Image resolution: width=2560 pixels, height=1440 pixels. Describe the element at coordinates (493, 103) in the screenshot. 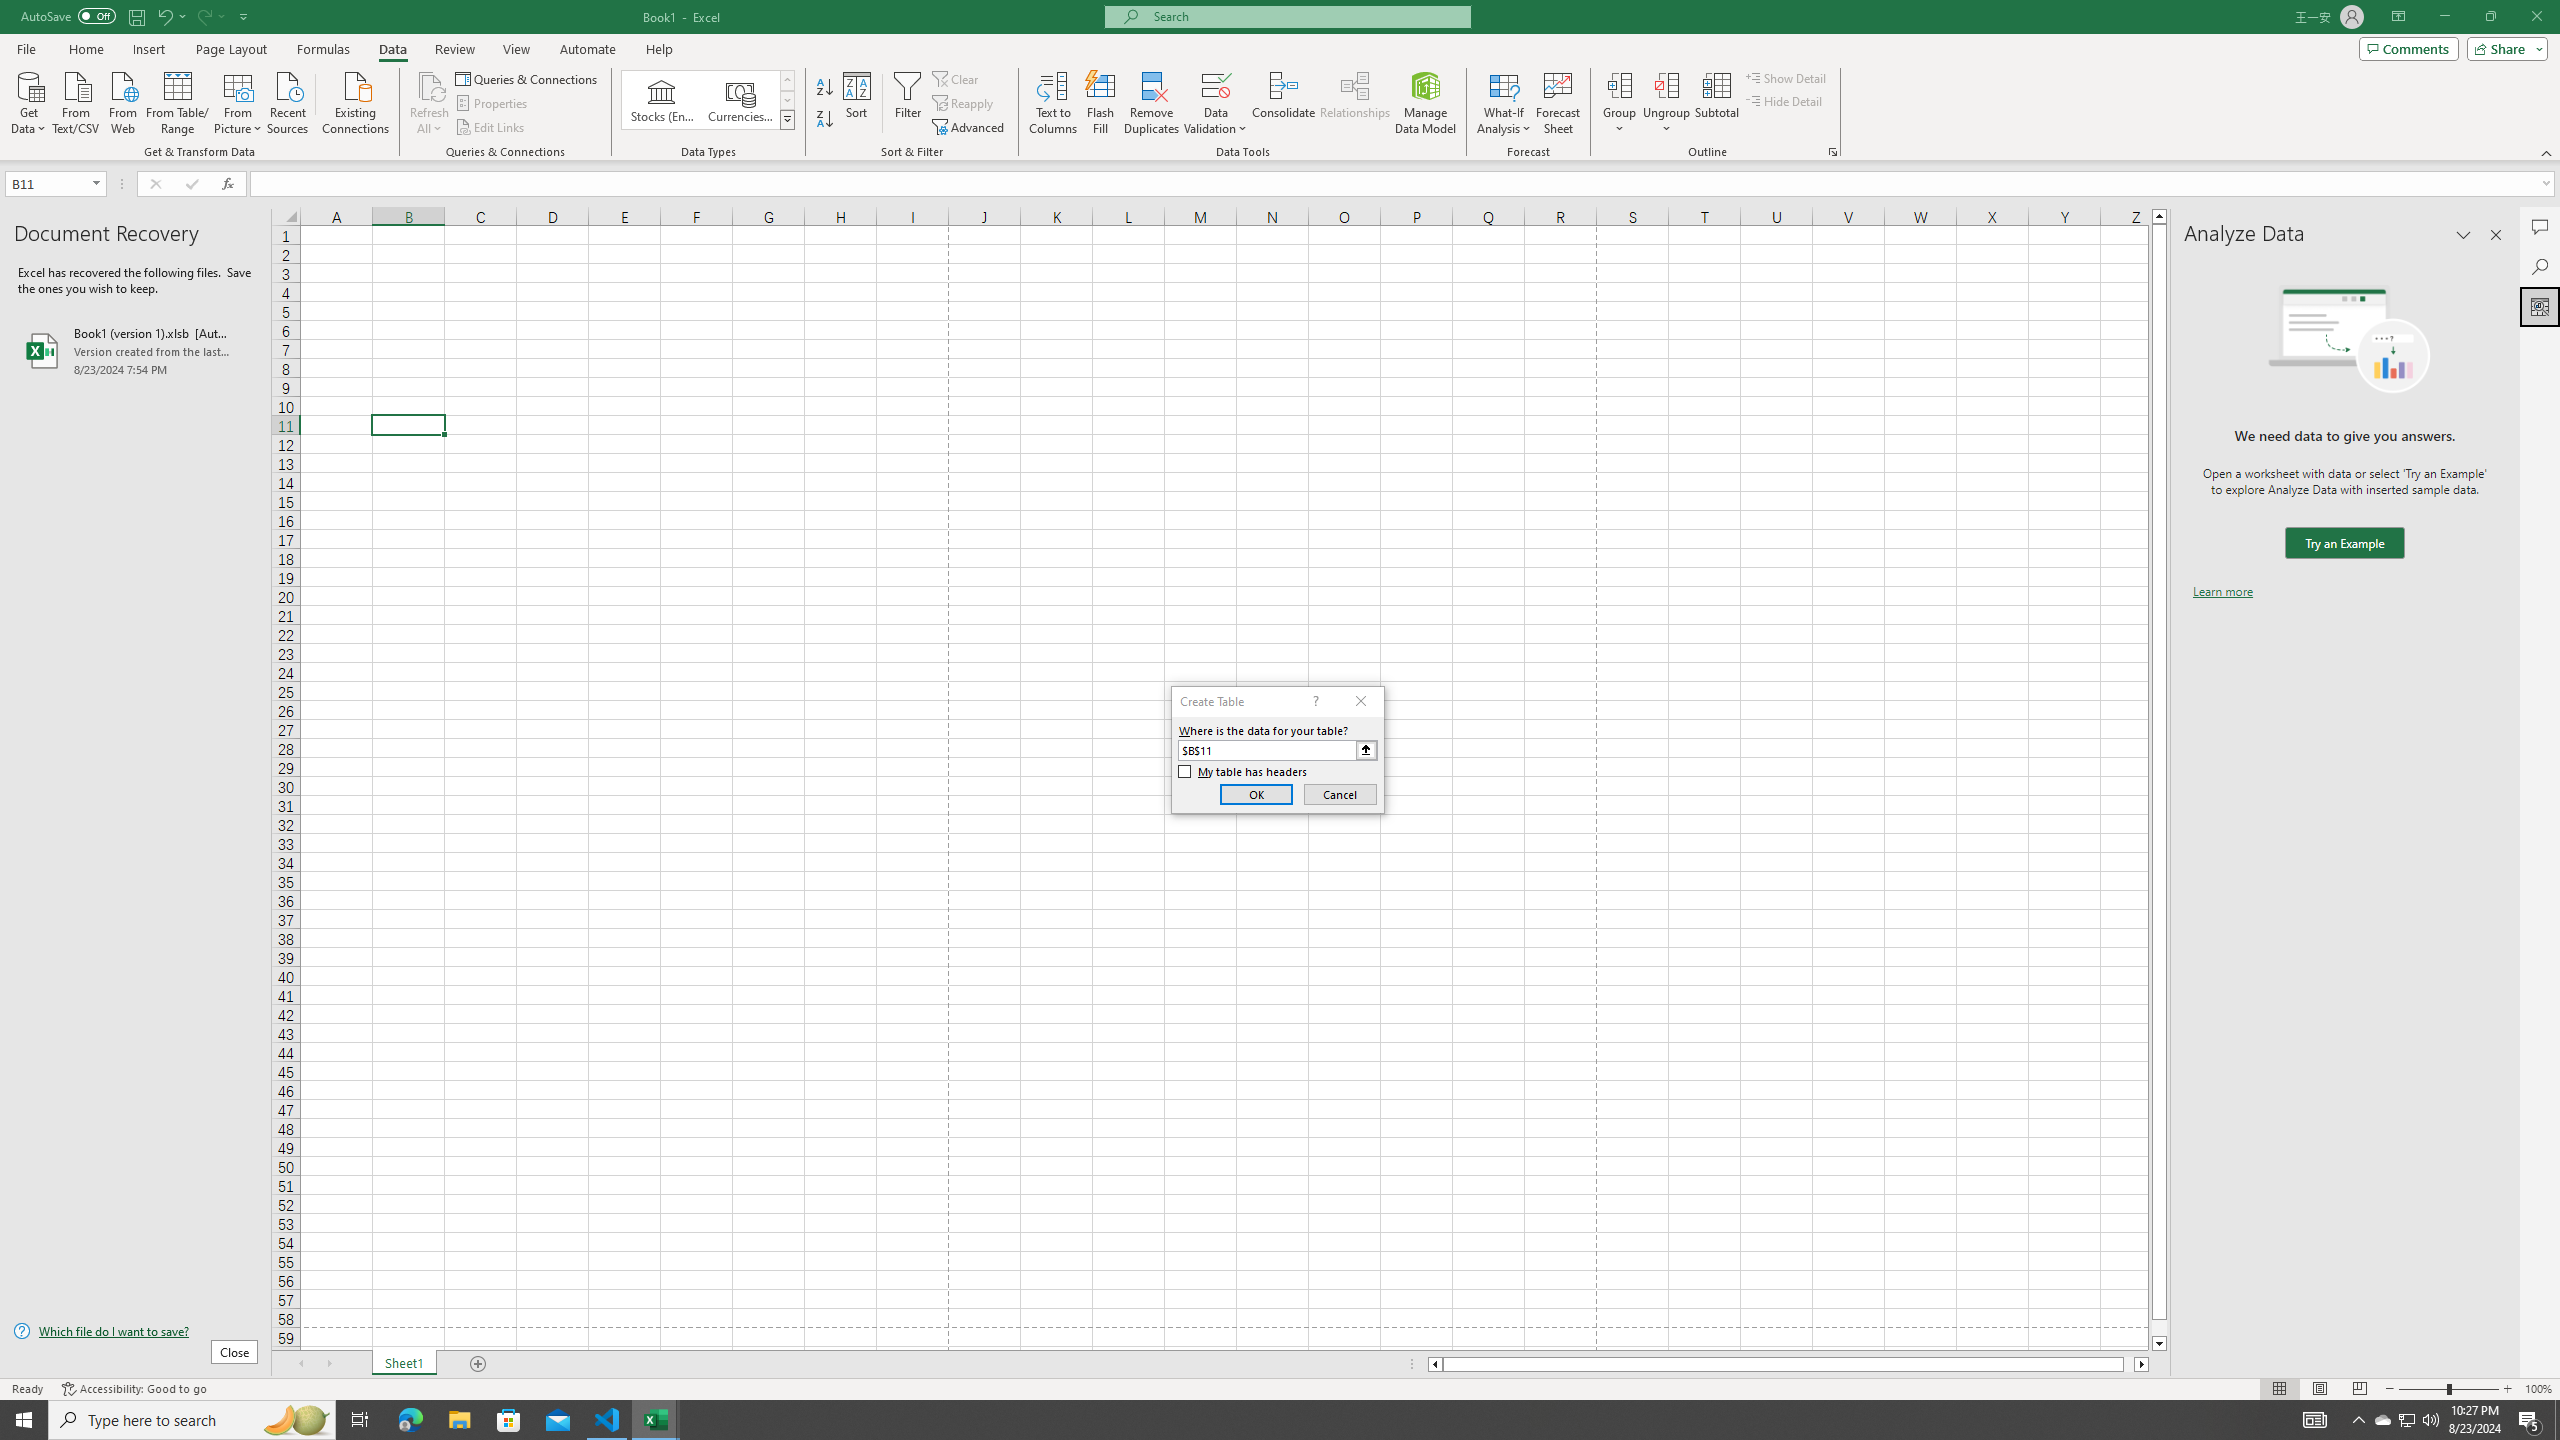

I see `'Properties'` at that location.